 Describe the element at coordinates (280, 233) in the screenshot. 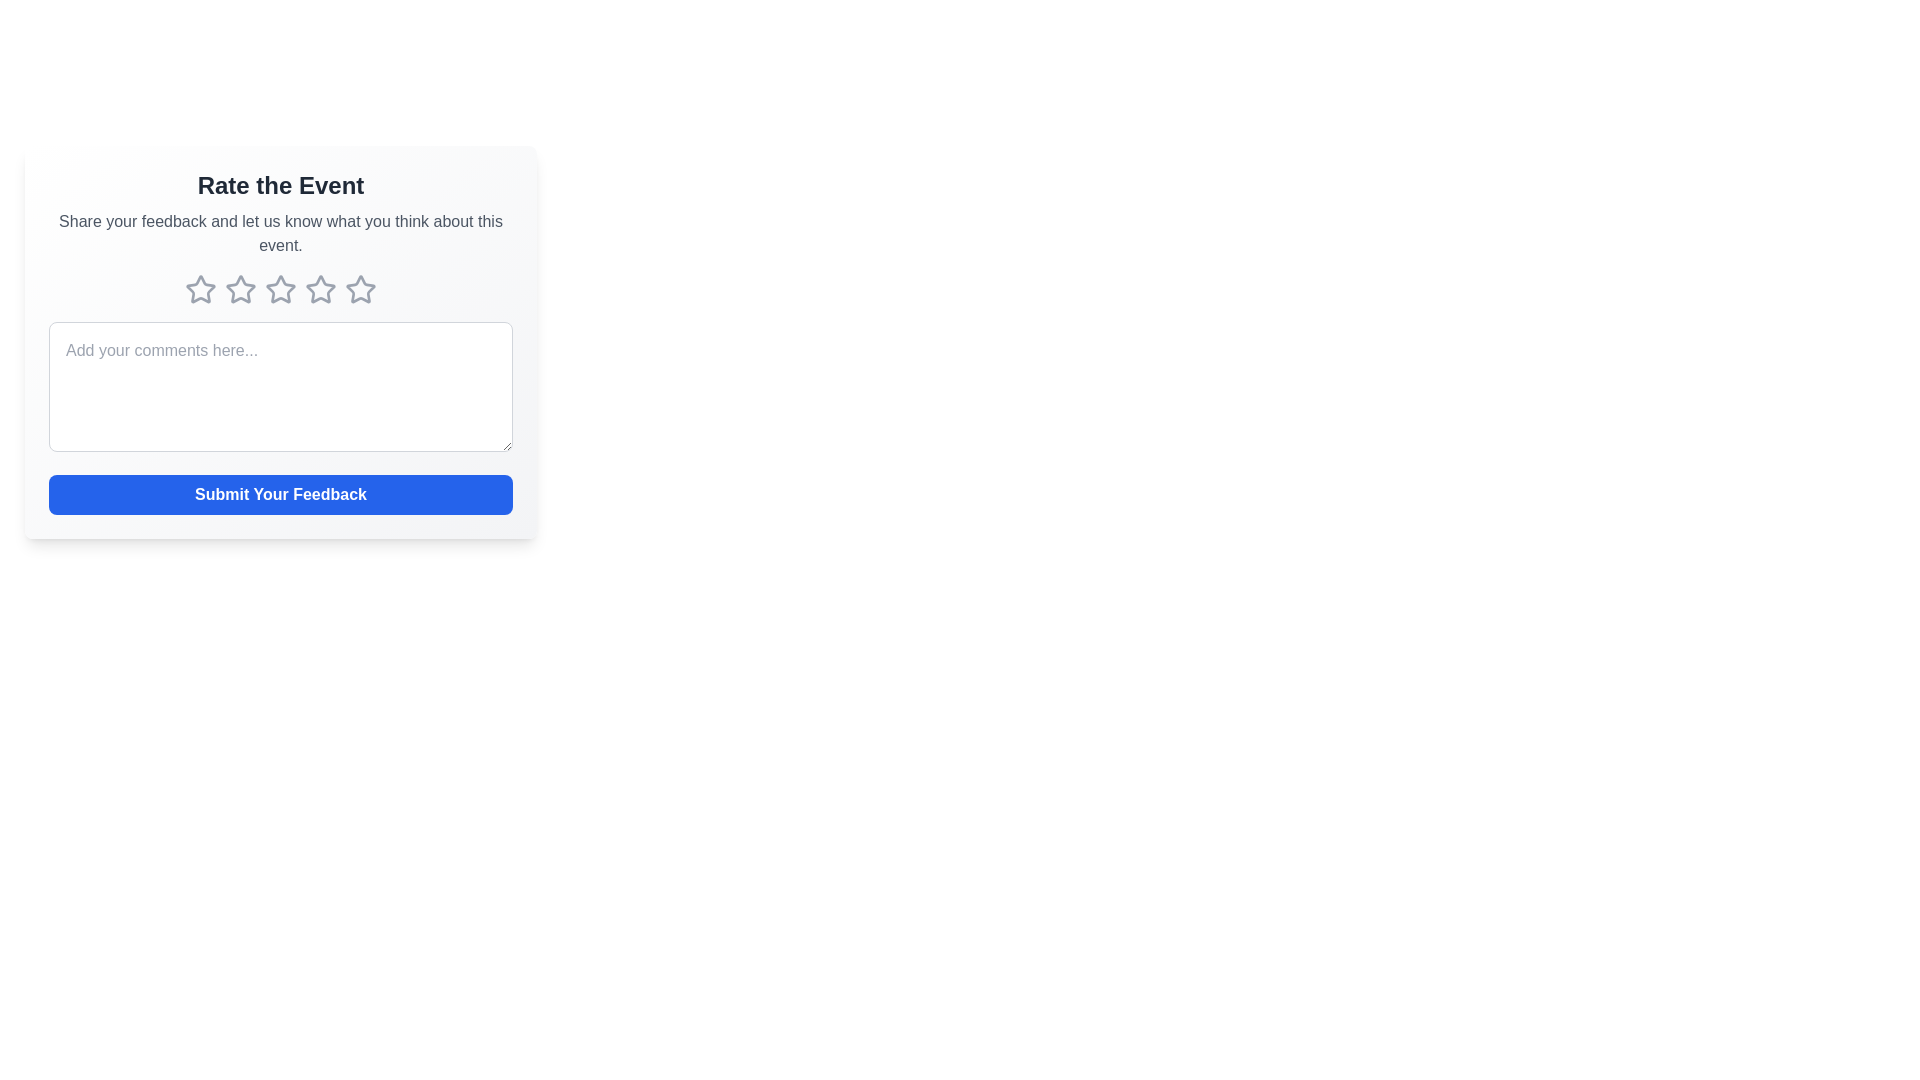

I see `instructional text label located below the heading 'Rate the Event' in the upper-middle section of the interface` at that location.